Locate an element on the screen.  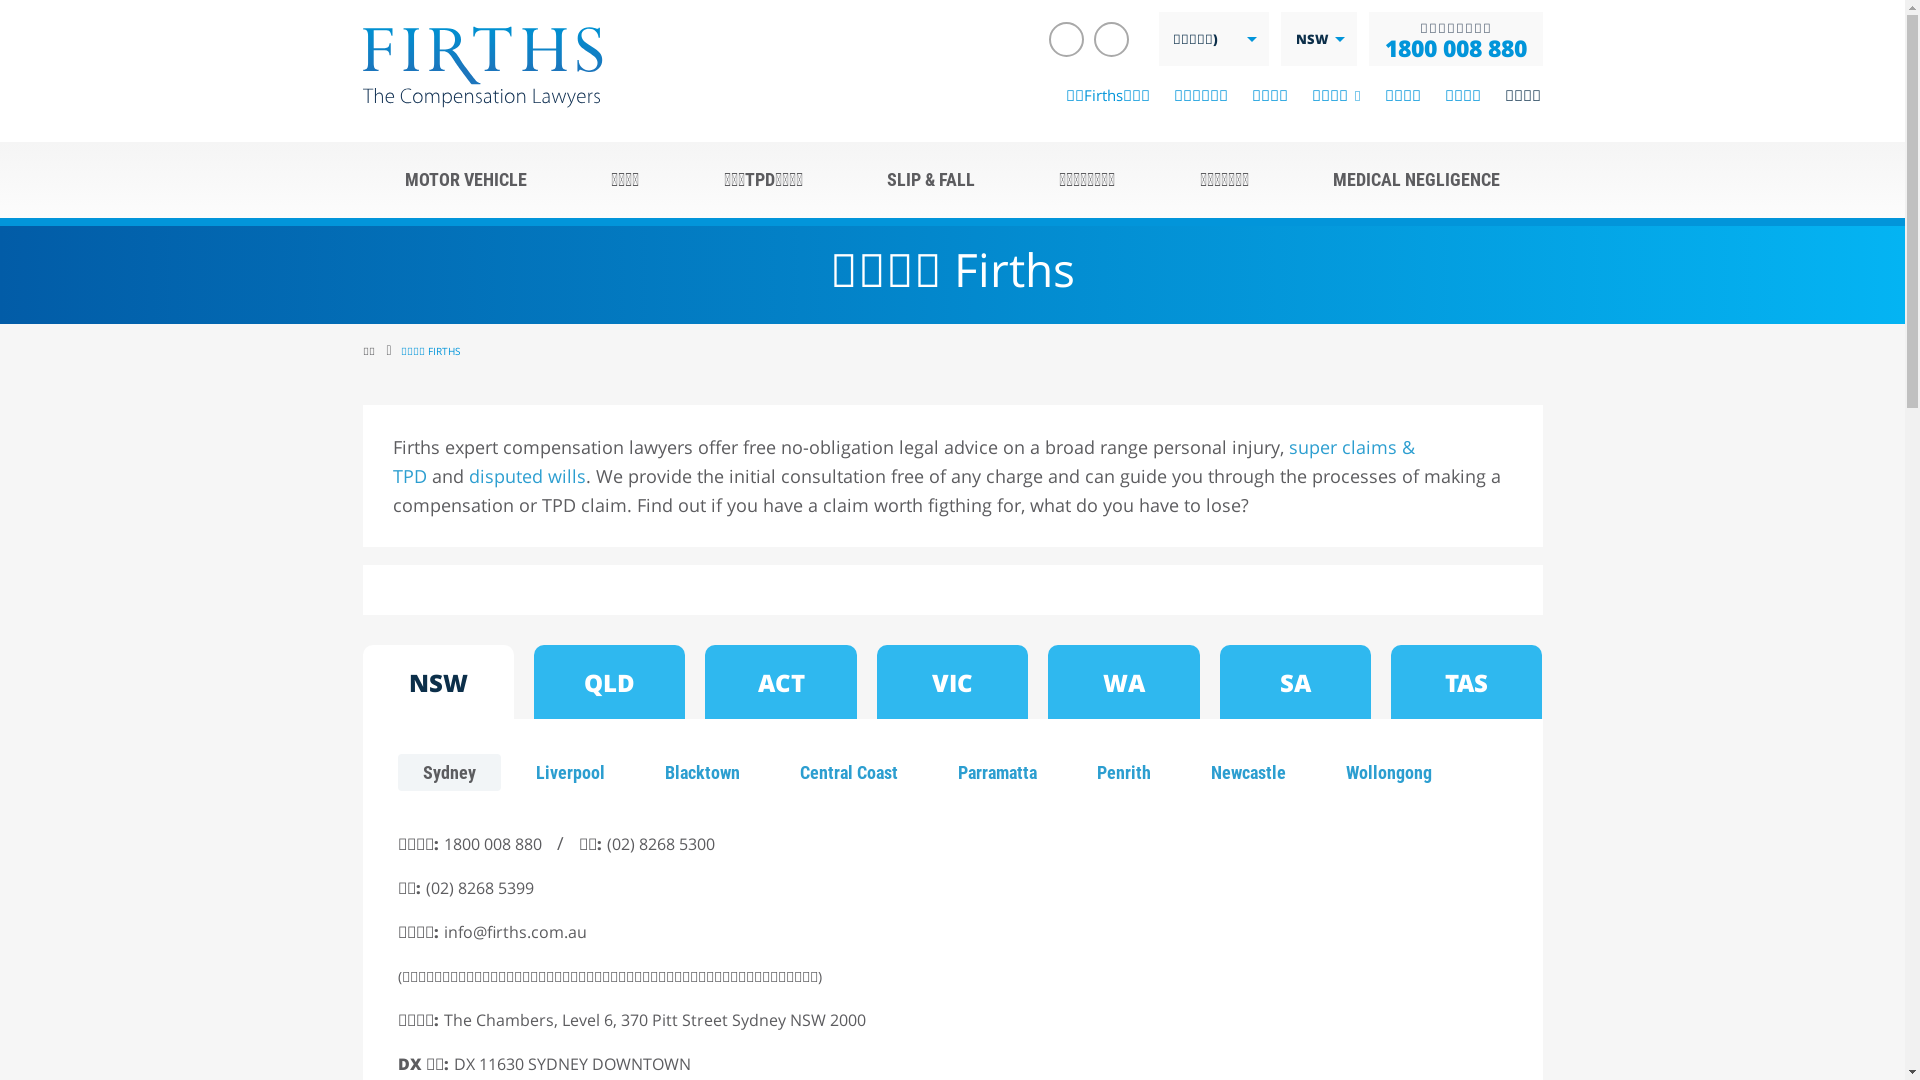
'SA' is located at coordinates (1218, 681).